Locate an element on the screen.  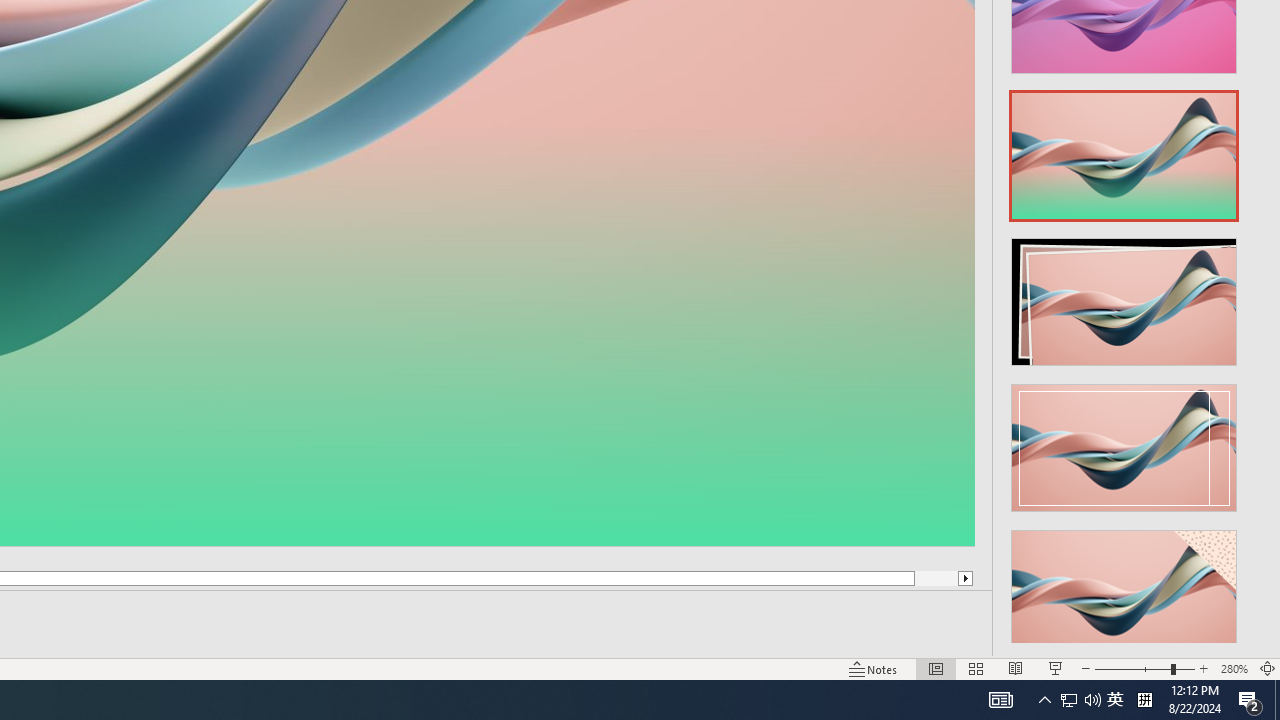
'Zoom 280%' is located at coordinates (1233, 669).